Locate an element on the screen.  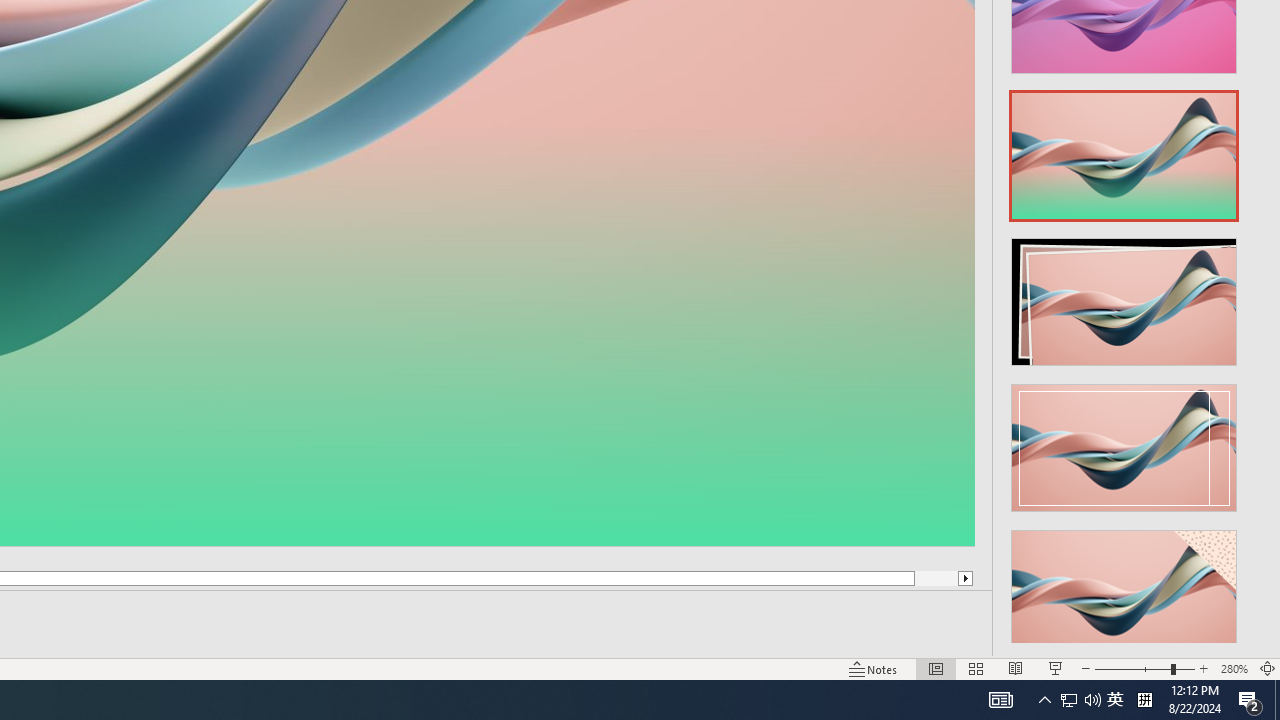
'Zoom 280%' is located at coordinates (1233, 669).